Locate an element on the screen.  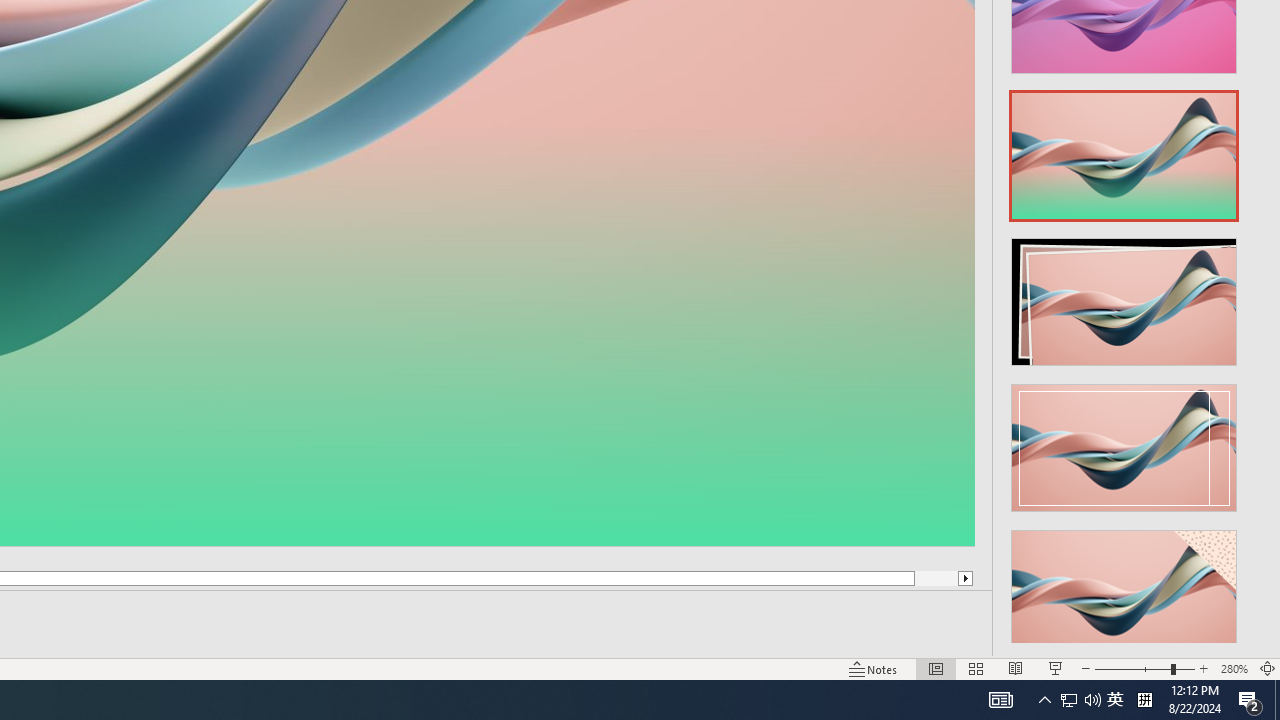
'Zoom 280%' is located at coordinates (1233, 669).